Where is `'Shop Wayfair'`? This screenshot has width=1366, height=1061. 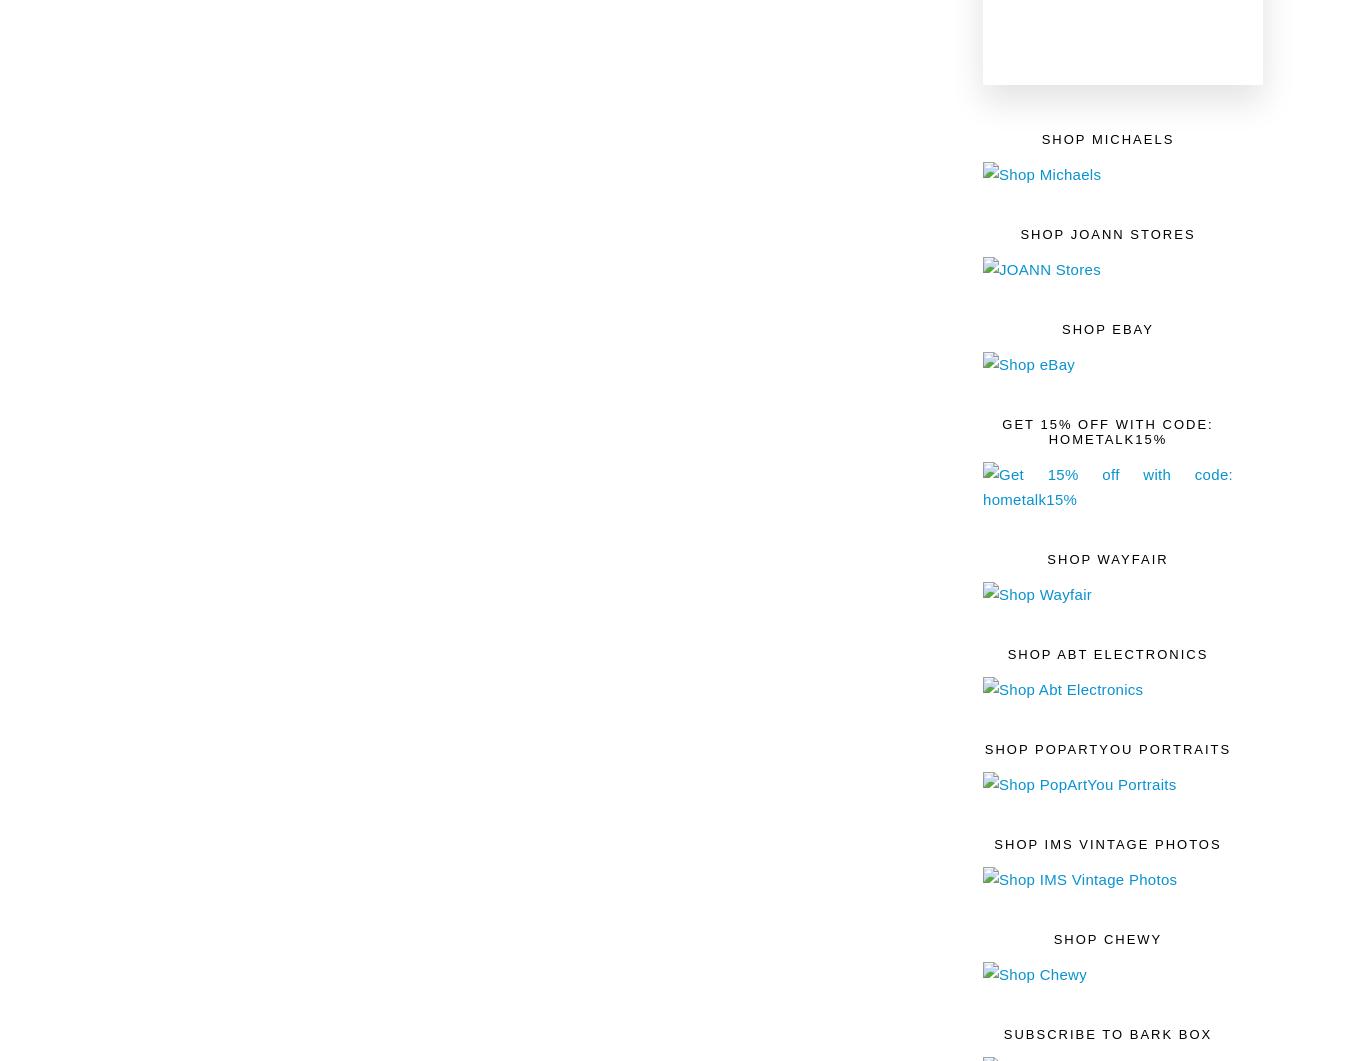 'Shop Wayfair' is located at coordinates (1106, 557).